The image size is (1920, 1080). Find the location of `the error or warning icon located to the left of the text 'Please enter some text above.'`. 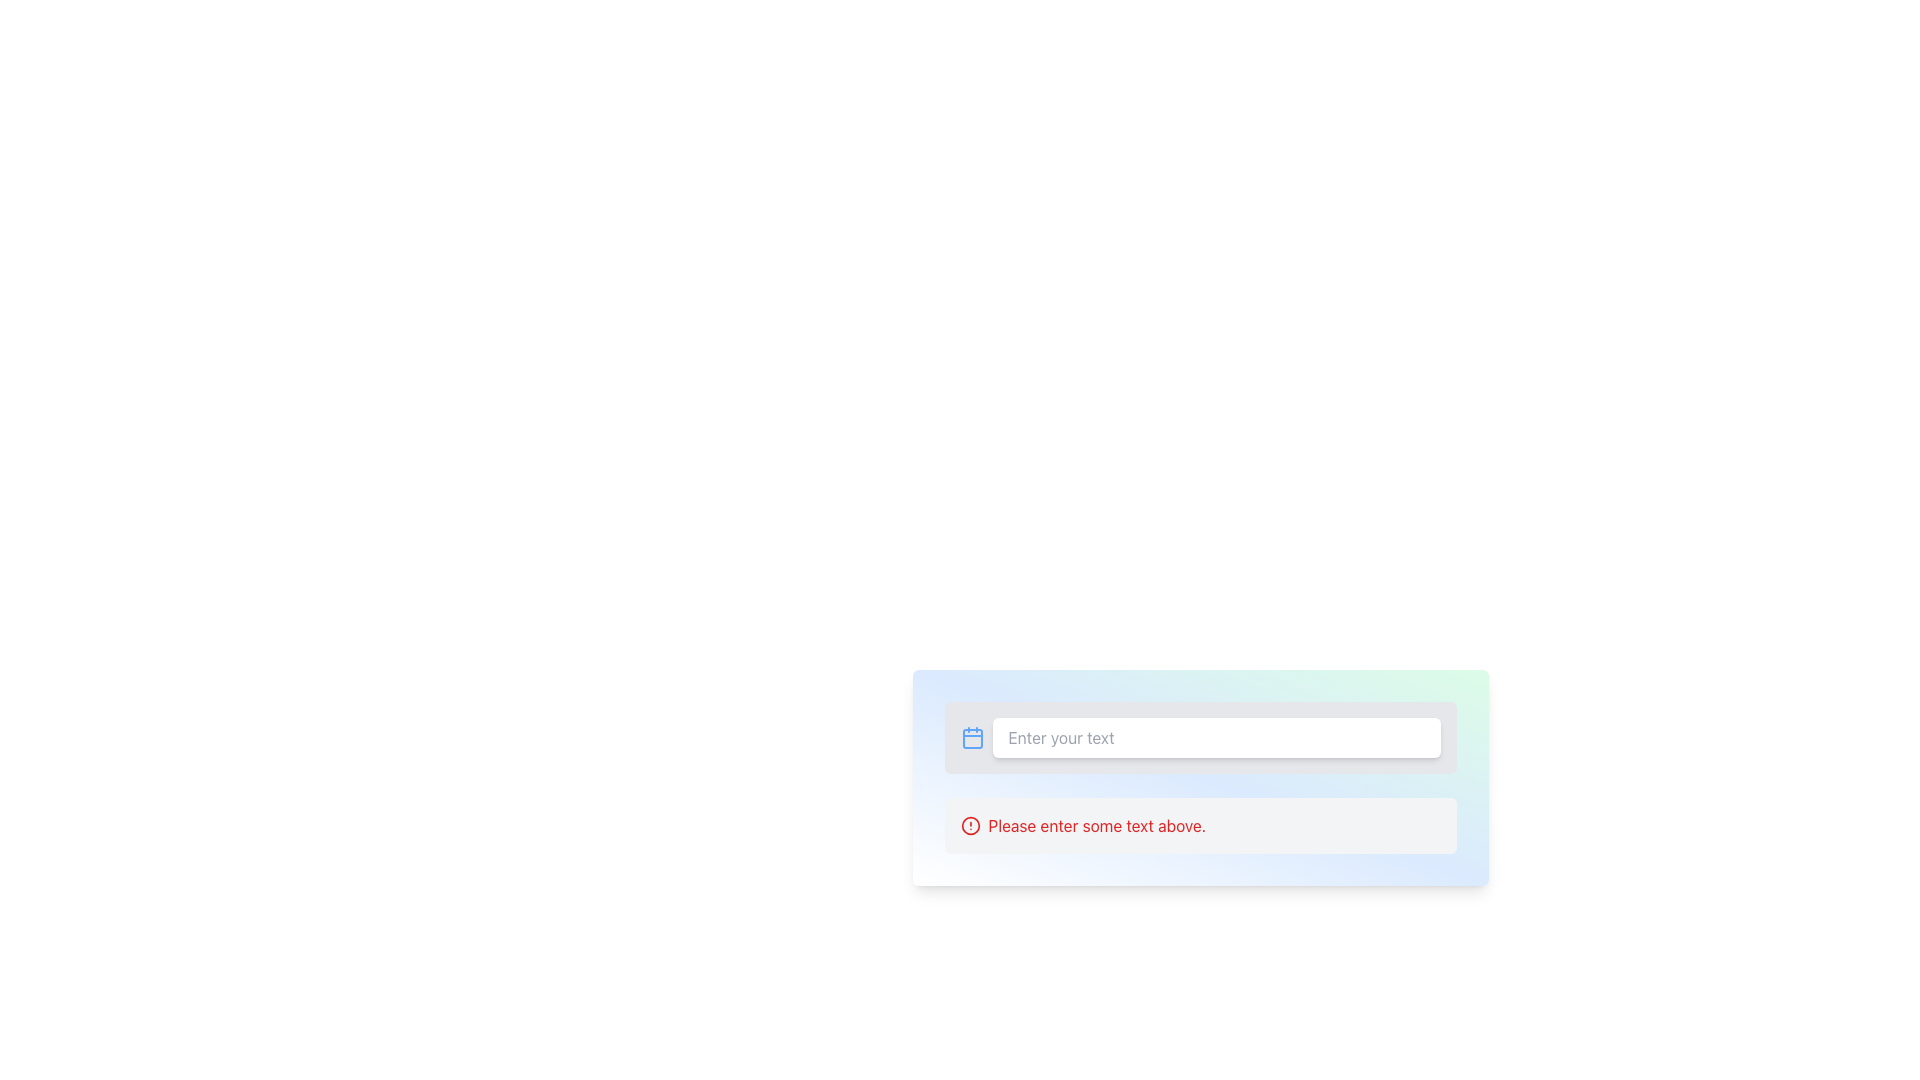

the error or warning icon located to the left of the text 'Please enter some text above.' is located at coordinates (970, 825).